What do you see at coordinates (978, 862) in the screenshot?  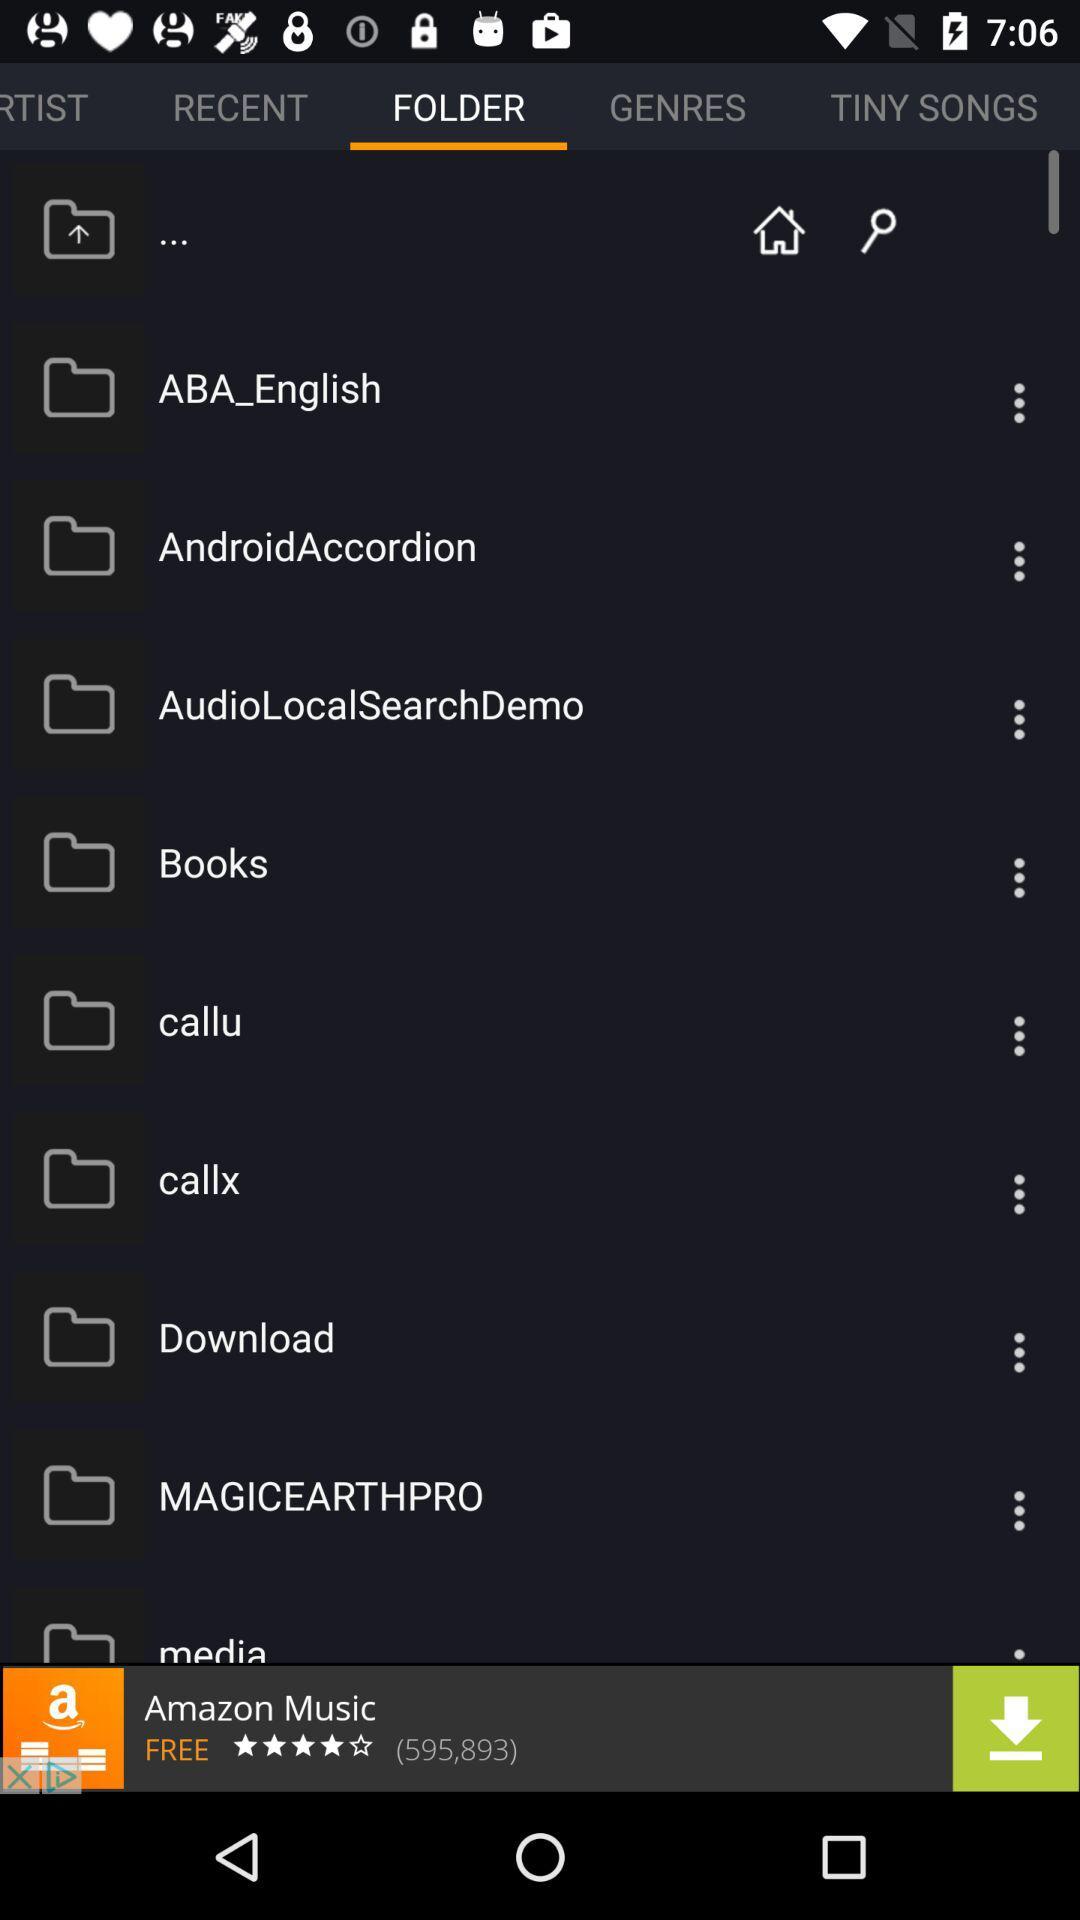 I see `switch autoplay option` at bounding box center [978, 862].